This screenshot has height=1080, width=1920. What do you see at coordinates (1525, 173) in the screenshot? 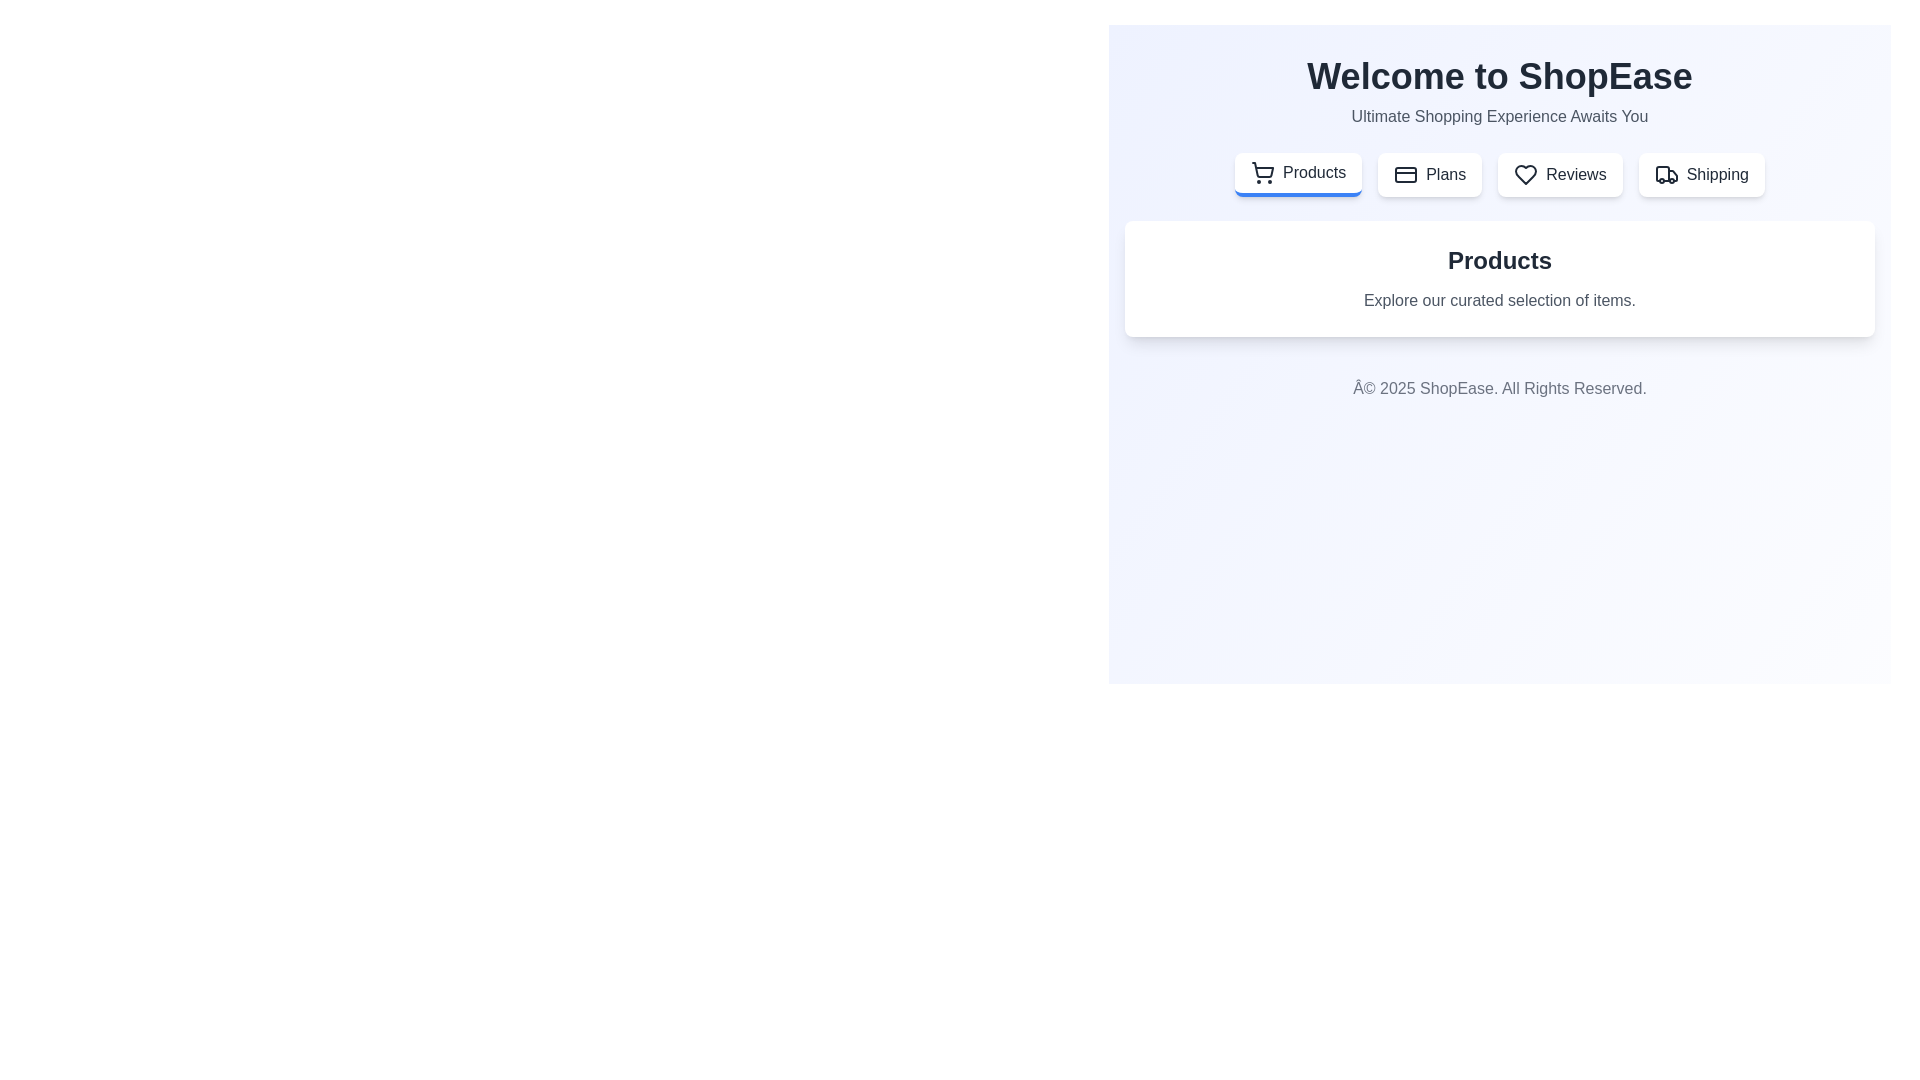
I see `the reviews icon located under the 'Reviews' label in the navigation bar` at bounding box center [1525, 173].